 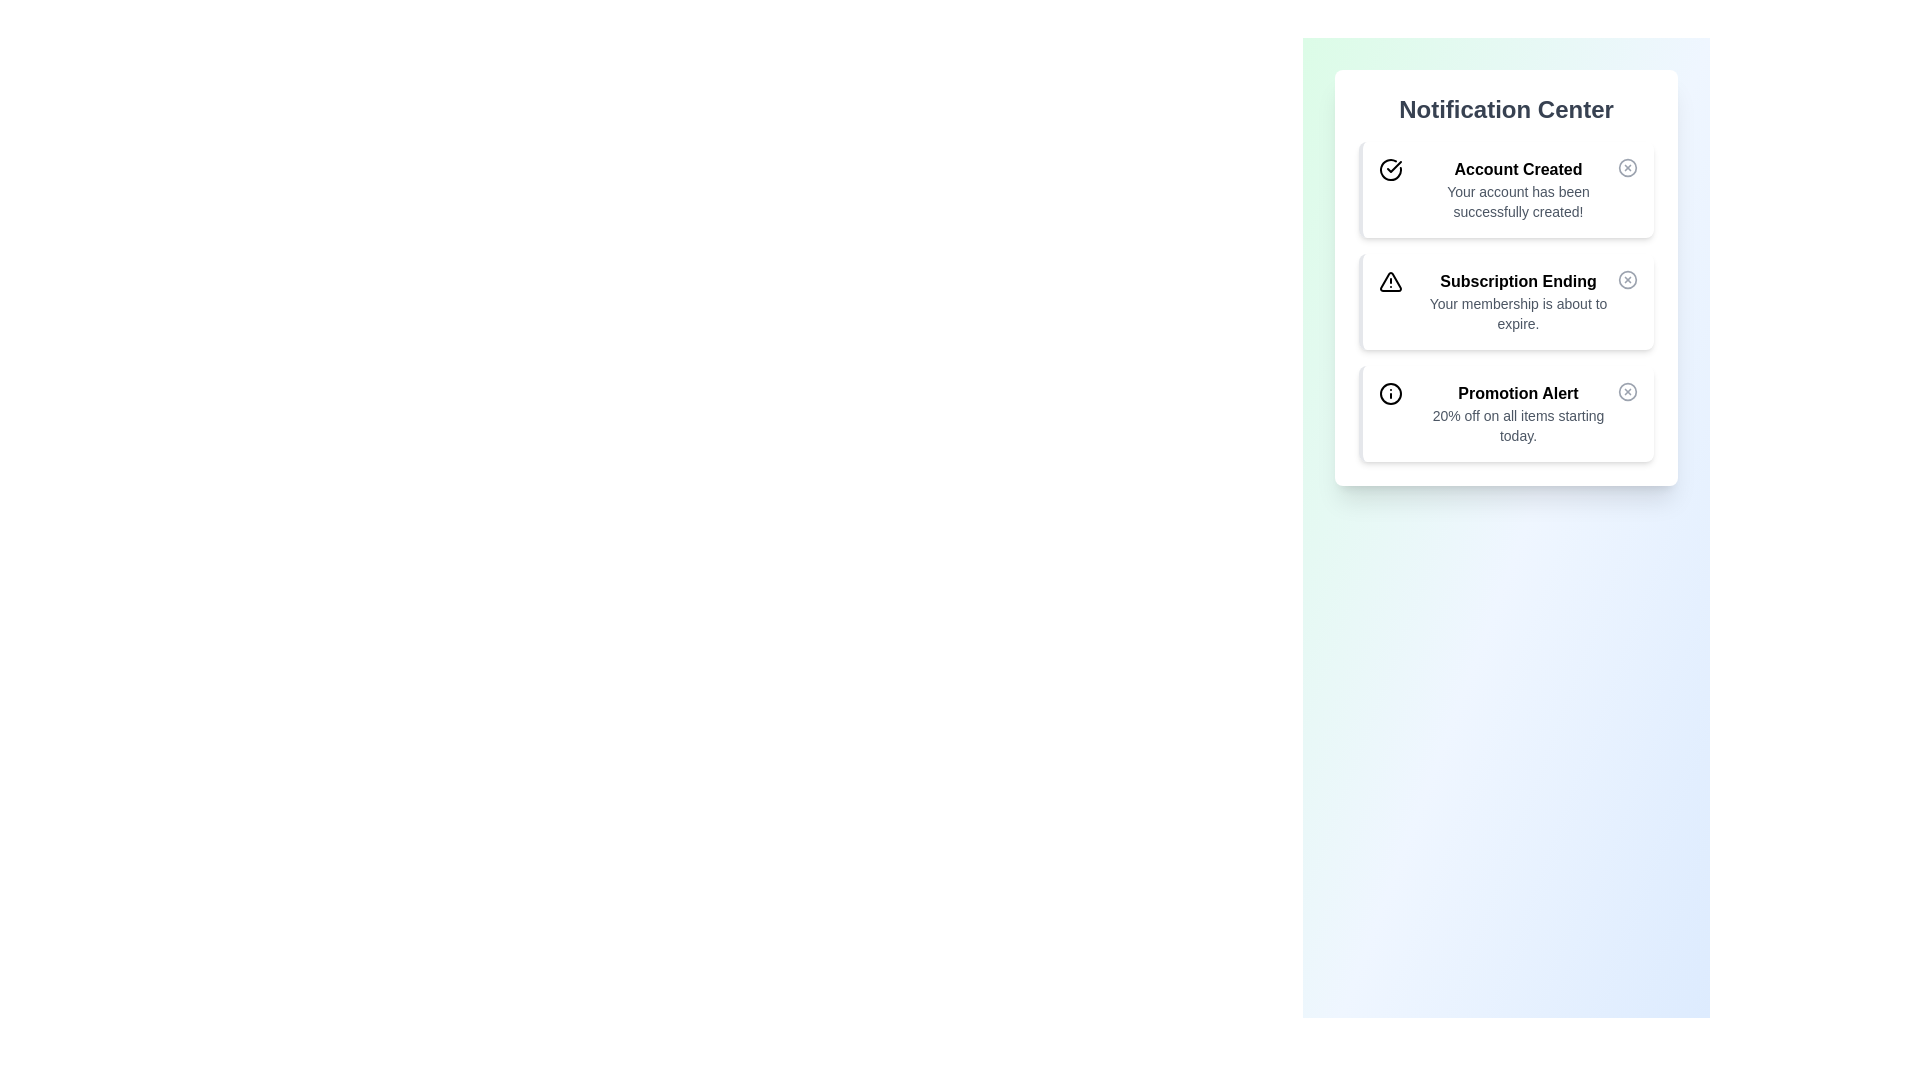 What do you see at coordinates (1506, 301) in the screenshot?
I see `the Notification Card indicating impending membership expiration, which is the second card in a vertically stacked group of three notifications` at bounding box center [1506, 301].